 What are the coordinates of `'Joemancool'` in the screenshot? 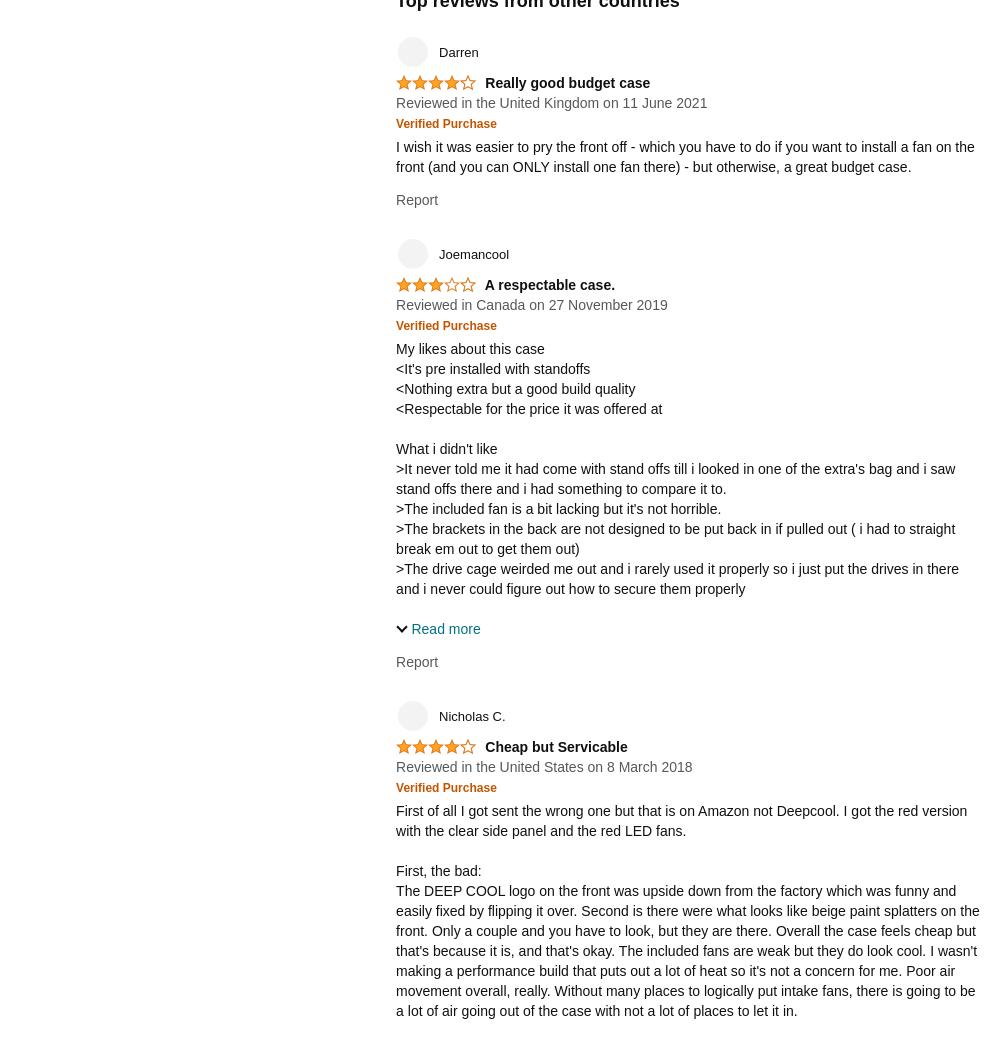 It's located at (473, 253).